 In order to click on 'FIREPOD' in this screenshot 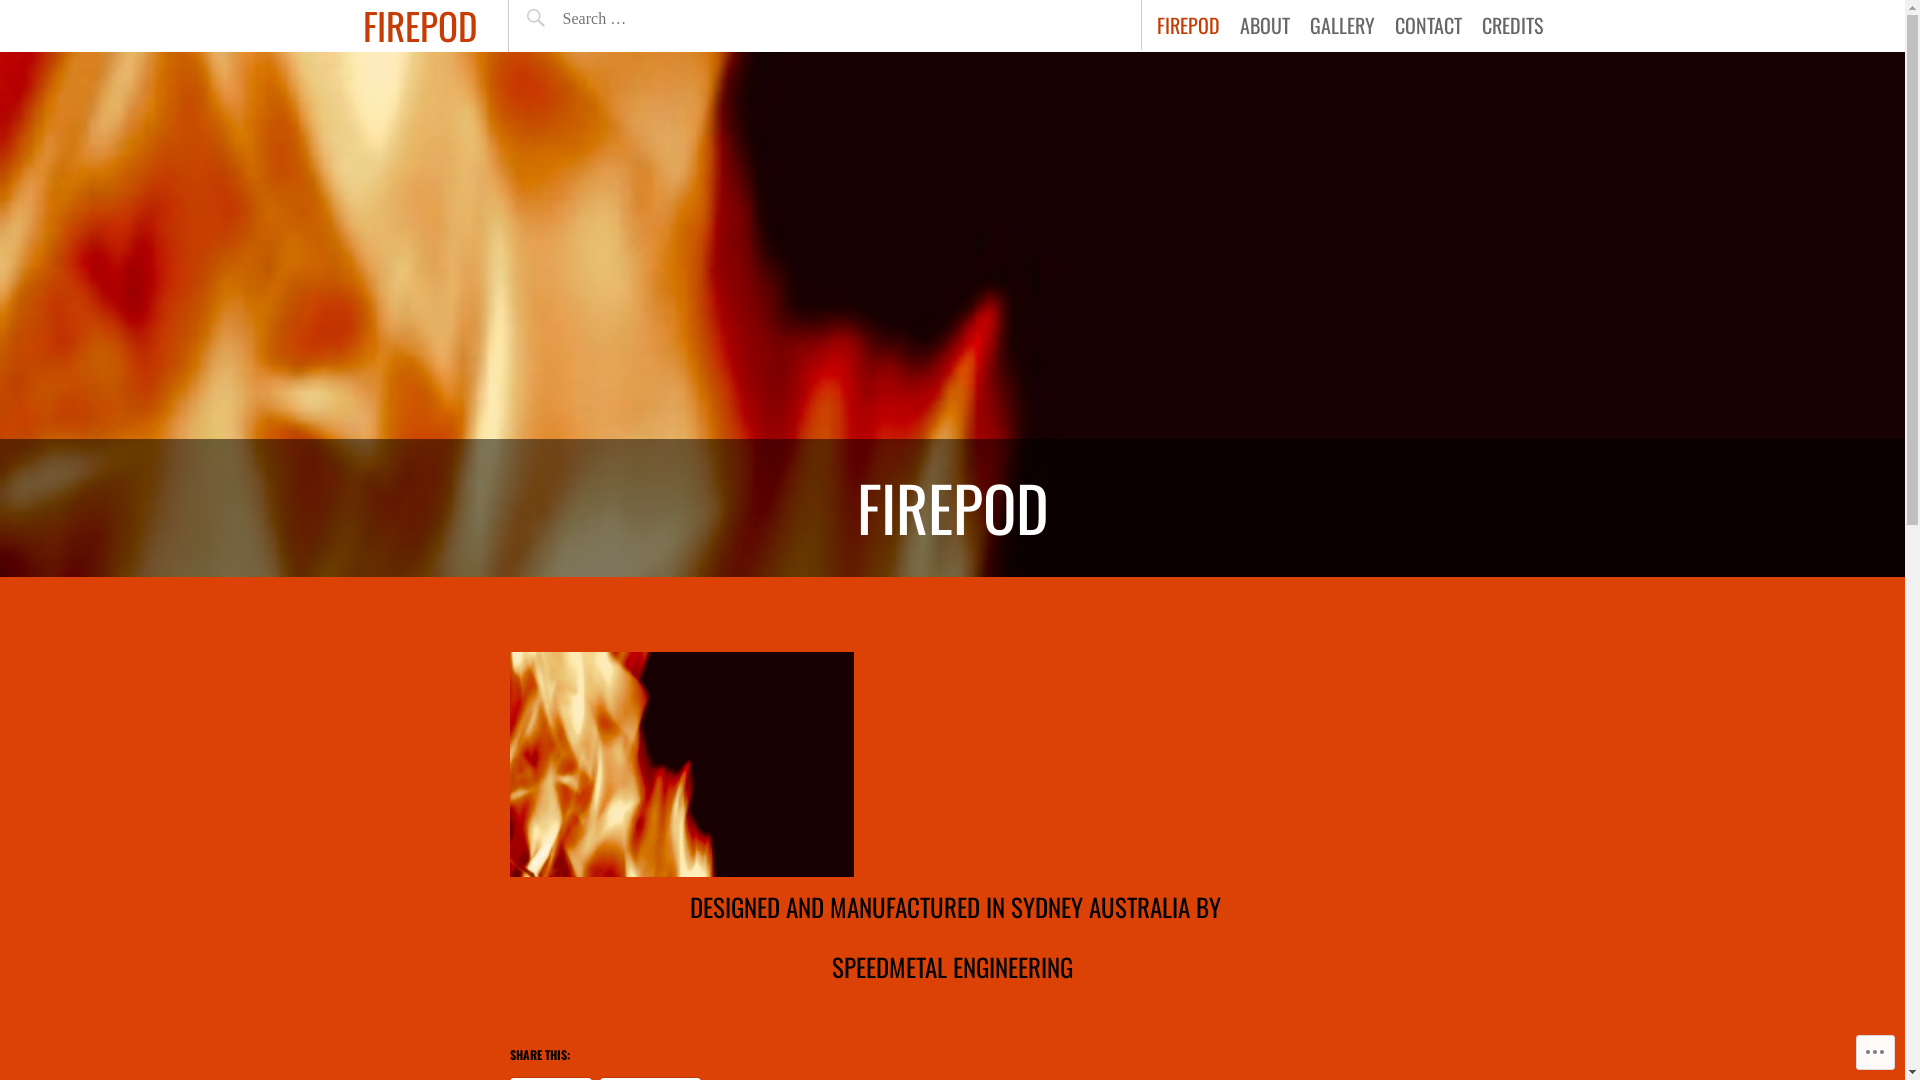, I will do `click(1156, 24)`.